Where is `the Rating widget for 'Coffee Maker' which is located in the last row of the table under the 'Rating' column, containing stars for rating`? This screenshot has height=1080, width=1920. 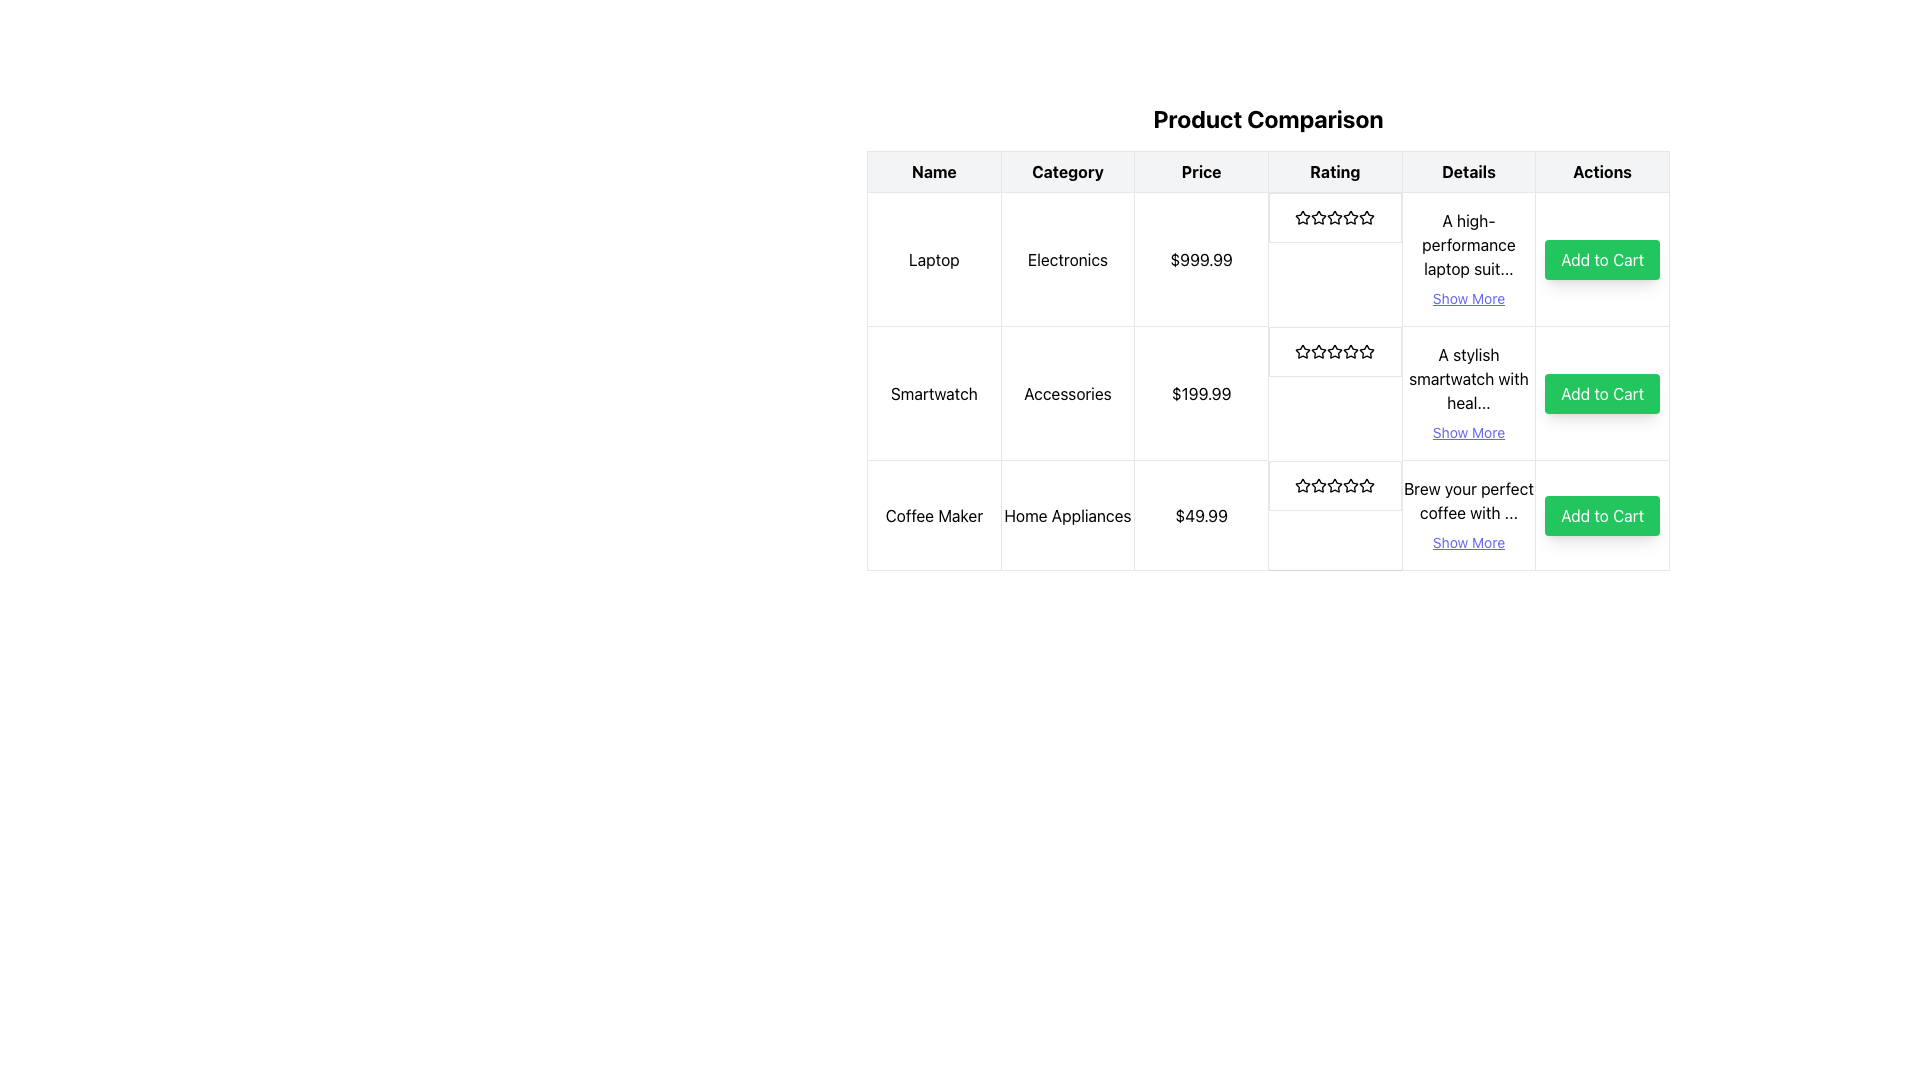 the Rating widget for 'Coffee Maker' which is located in the last row of the table under the 'Rating' column, containing stars for rating is located at coordinates (1267, 514).